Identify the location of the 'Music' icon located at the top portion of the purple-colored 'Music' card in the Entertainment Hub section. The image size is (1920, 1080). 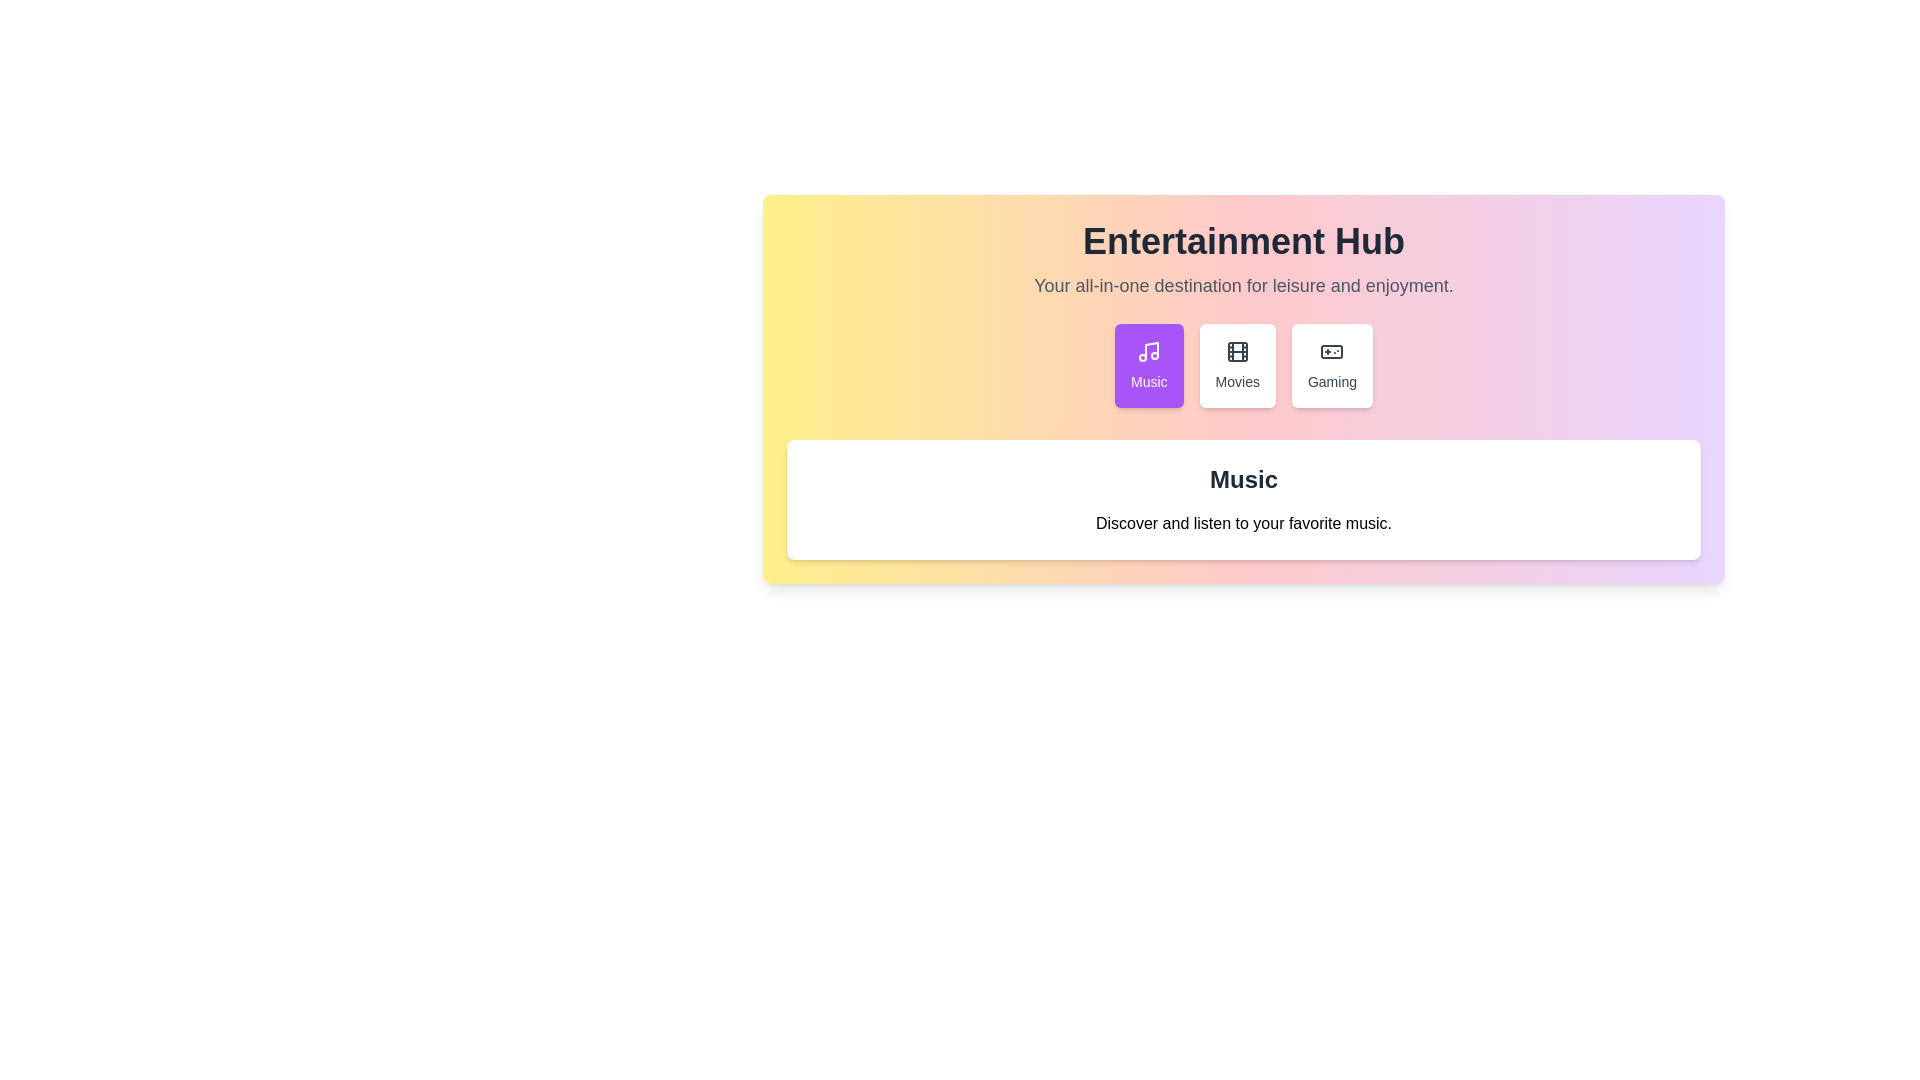
(1149, 350).